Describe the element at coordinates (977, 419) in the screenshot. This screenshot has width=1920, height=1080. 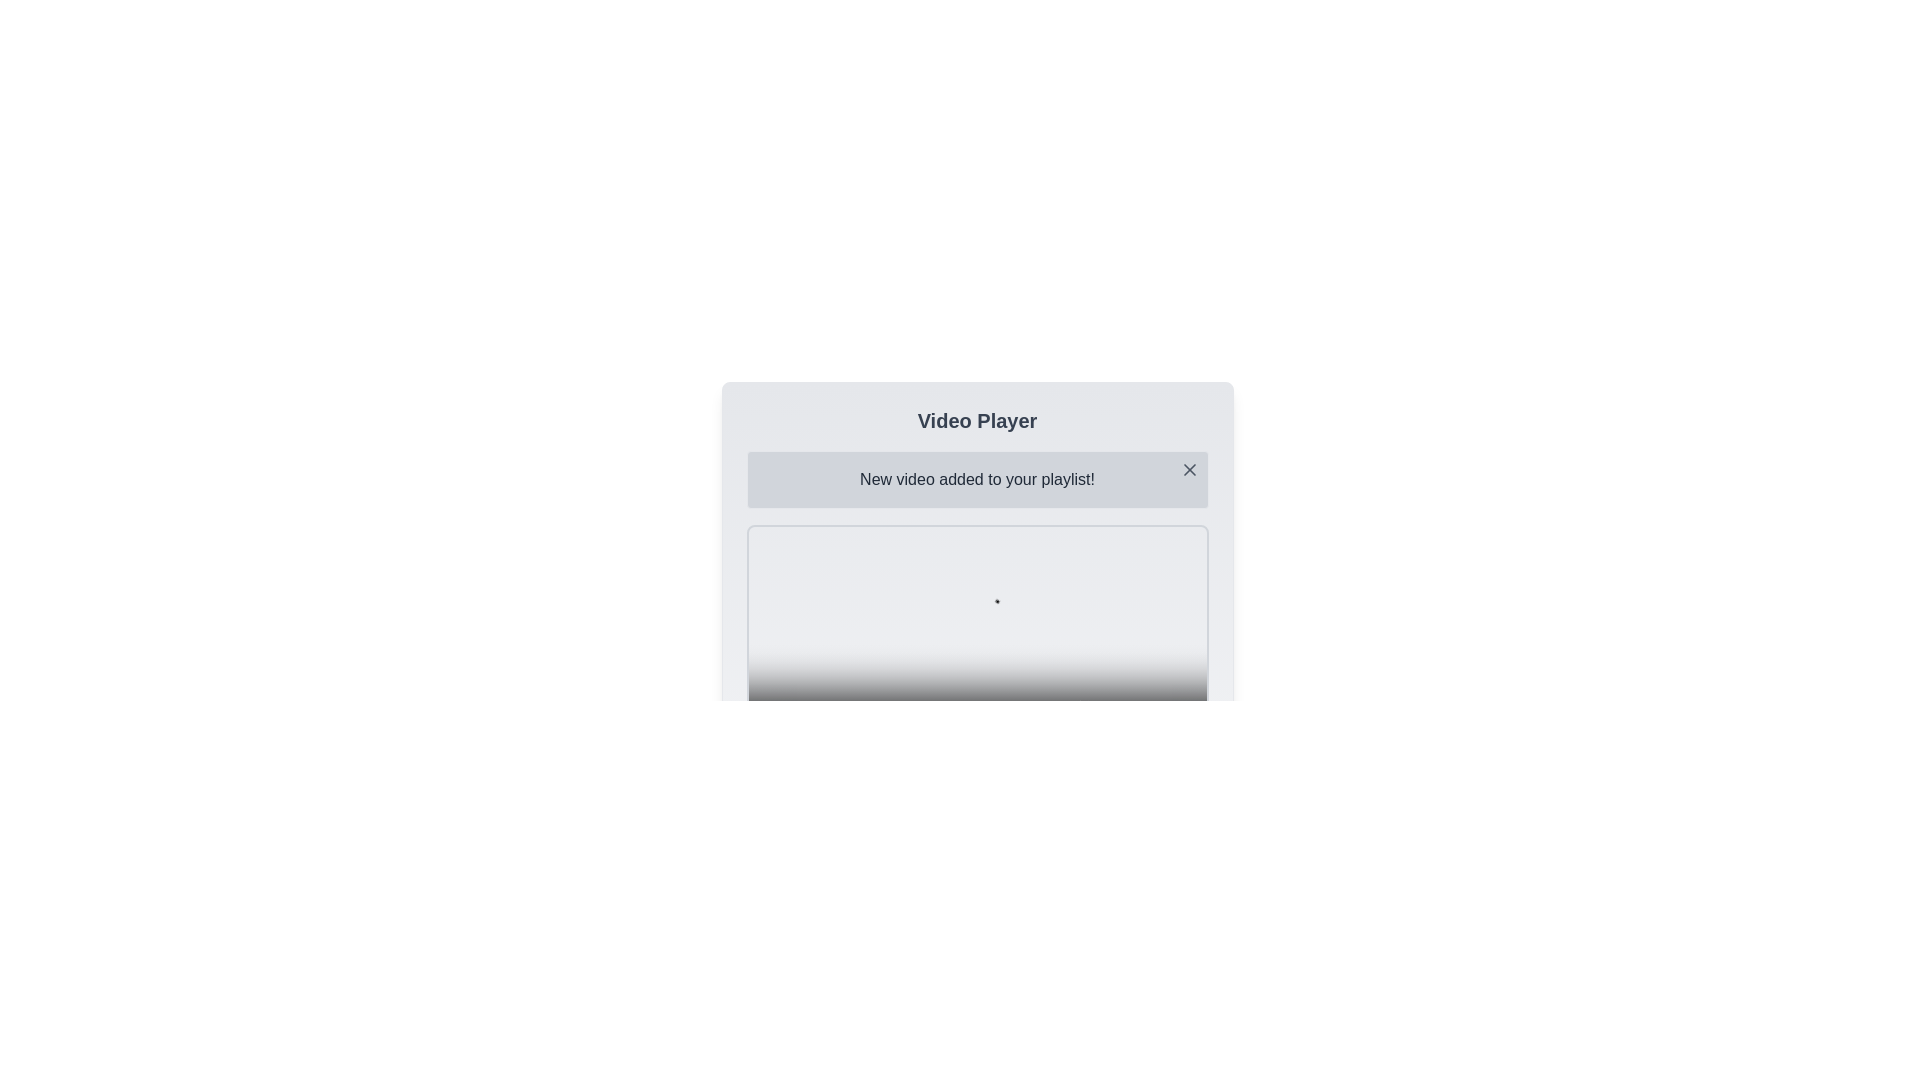
I see `the header text element that serves as a title for the video player section, positioned above the message 'New video added to your playlist!'` at that location.